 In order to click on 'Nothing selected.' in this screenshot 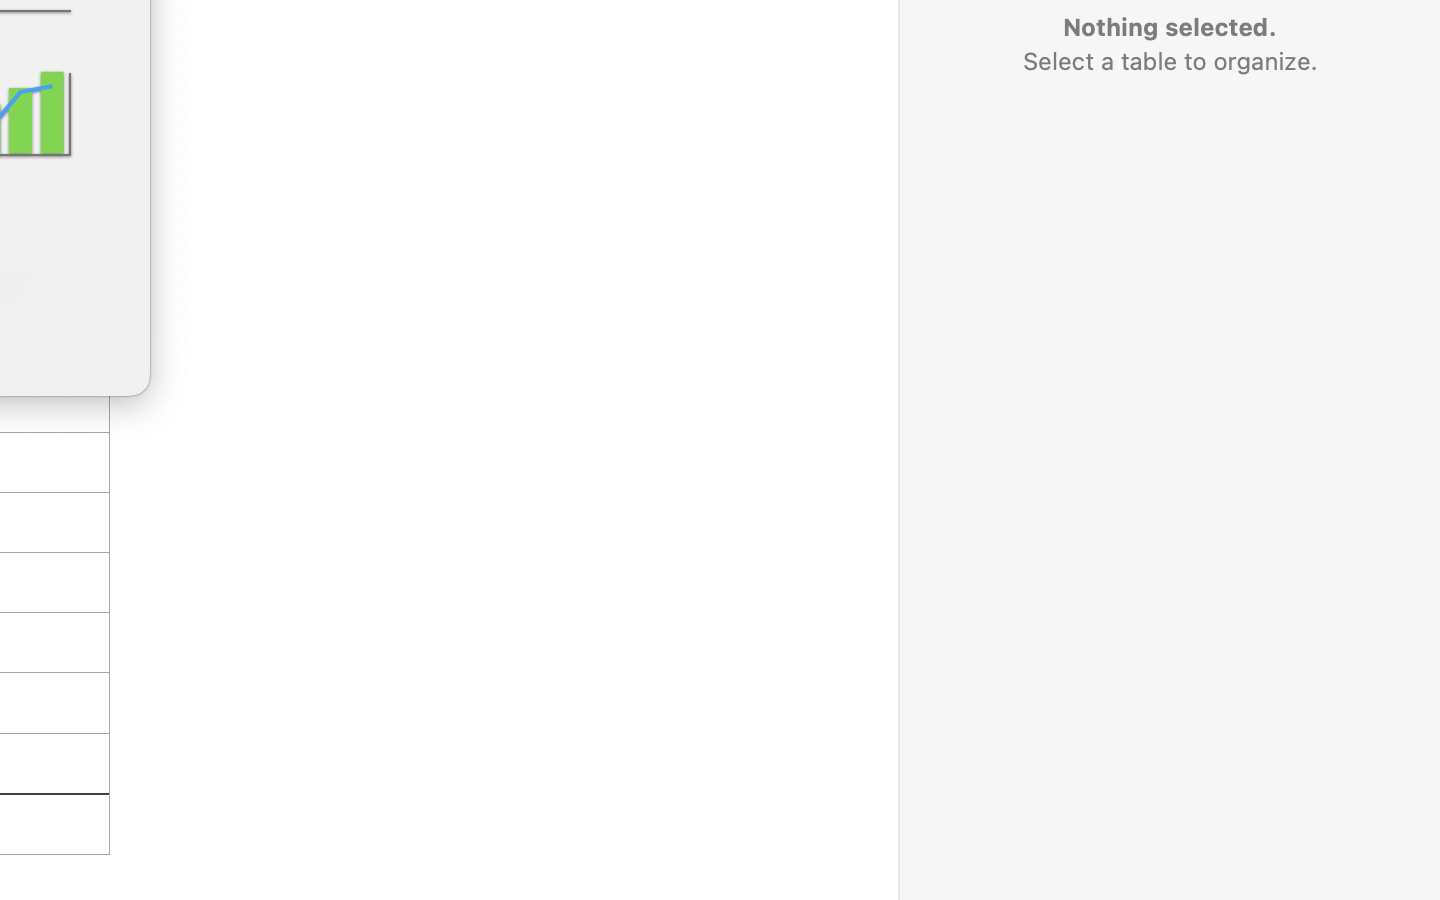, I will do `click(1168, 26)`.